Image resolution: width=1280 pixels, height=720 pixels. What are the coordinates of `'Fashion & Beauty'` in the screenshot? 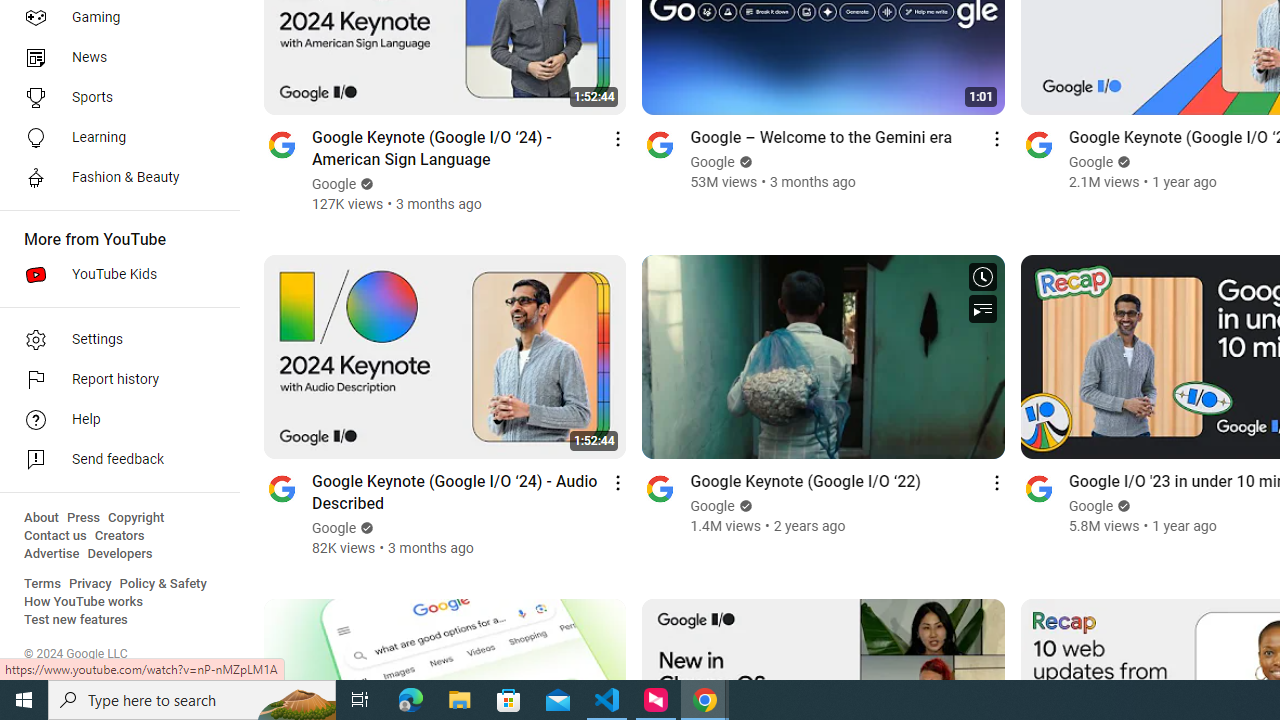 It's located at (112, 176).